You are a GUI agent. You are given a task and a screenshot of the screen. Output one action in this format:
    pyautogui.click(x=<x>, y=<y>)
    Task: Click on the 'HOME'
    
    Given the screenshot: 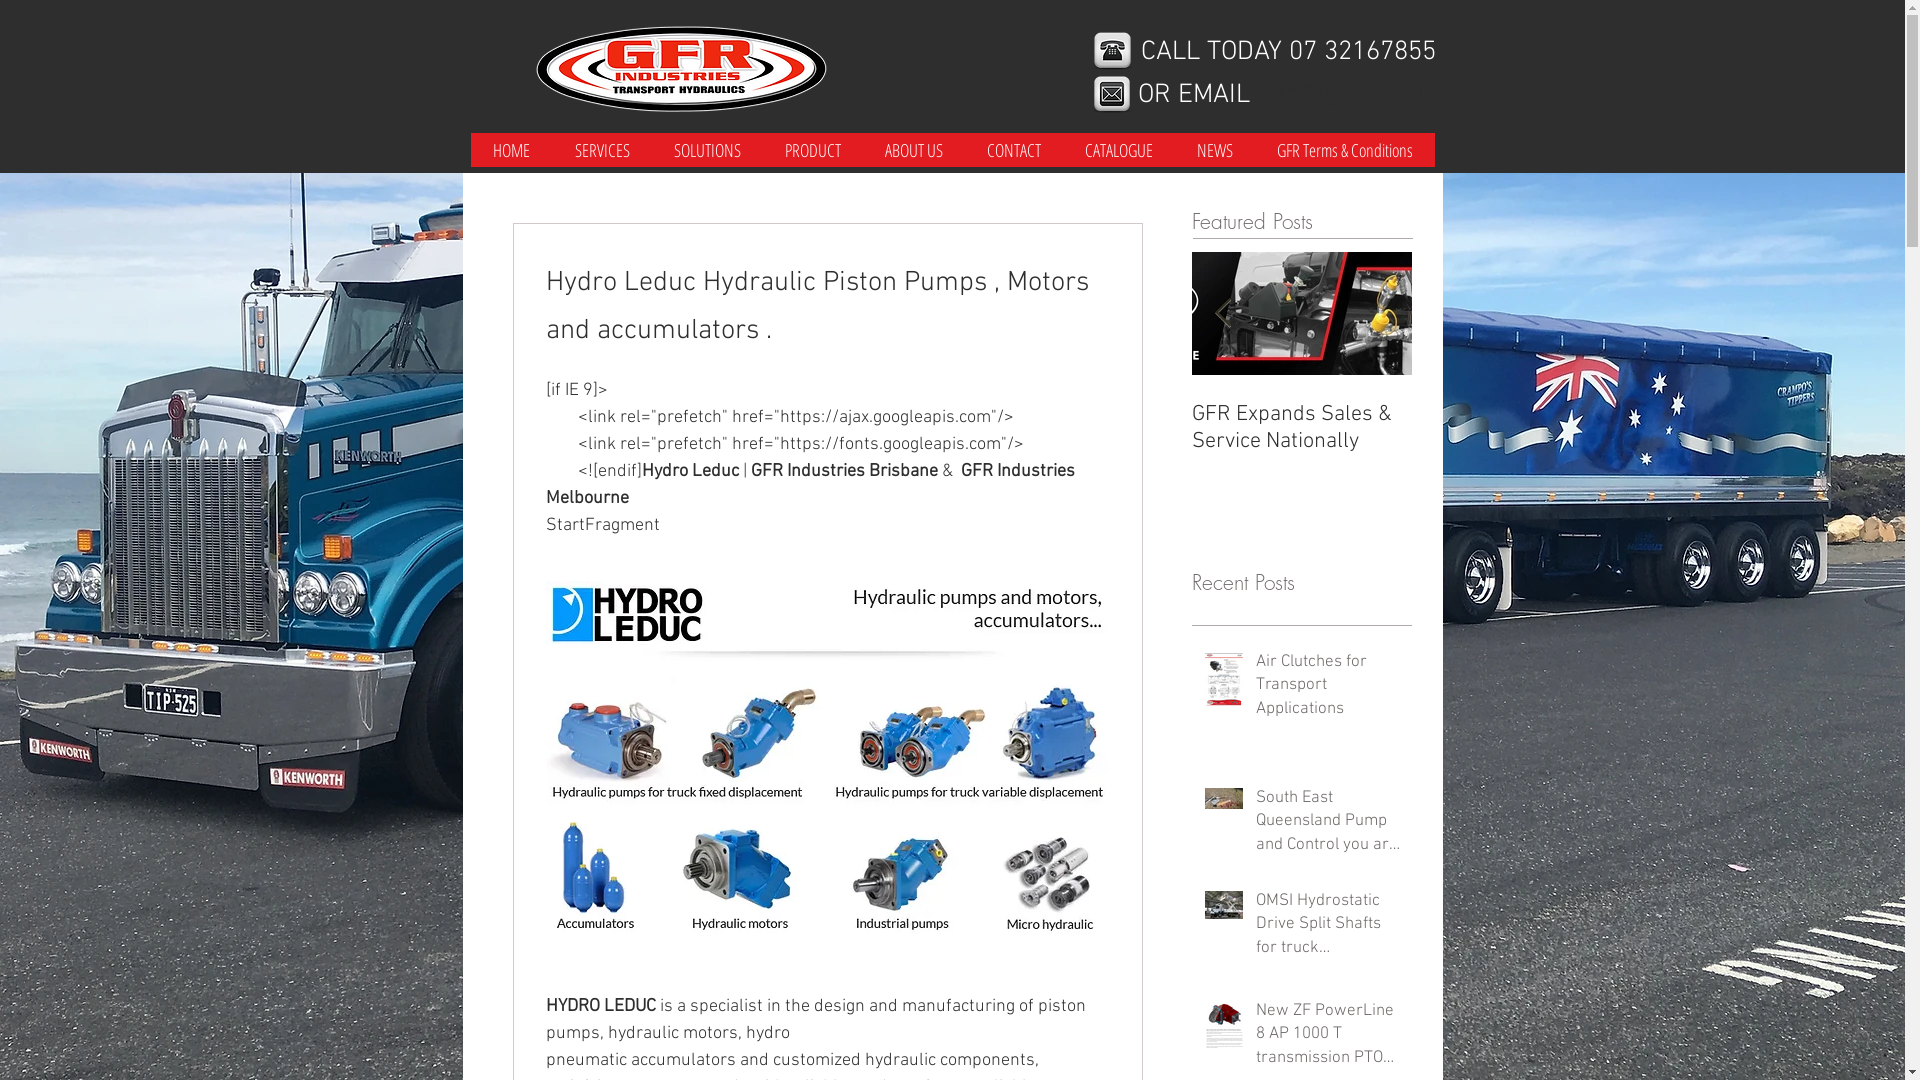 What is the action you would take?
    pyautogui.click(x=510, y=149)
    